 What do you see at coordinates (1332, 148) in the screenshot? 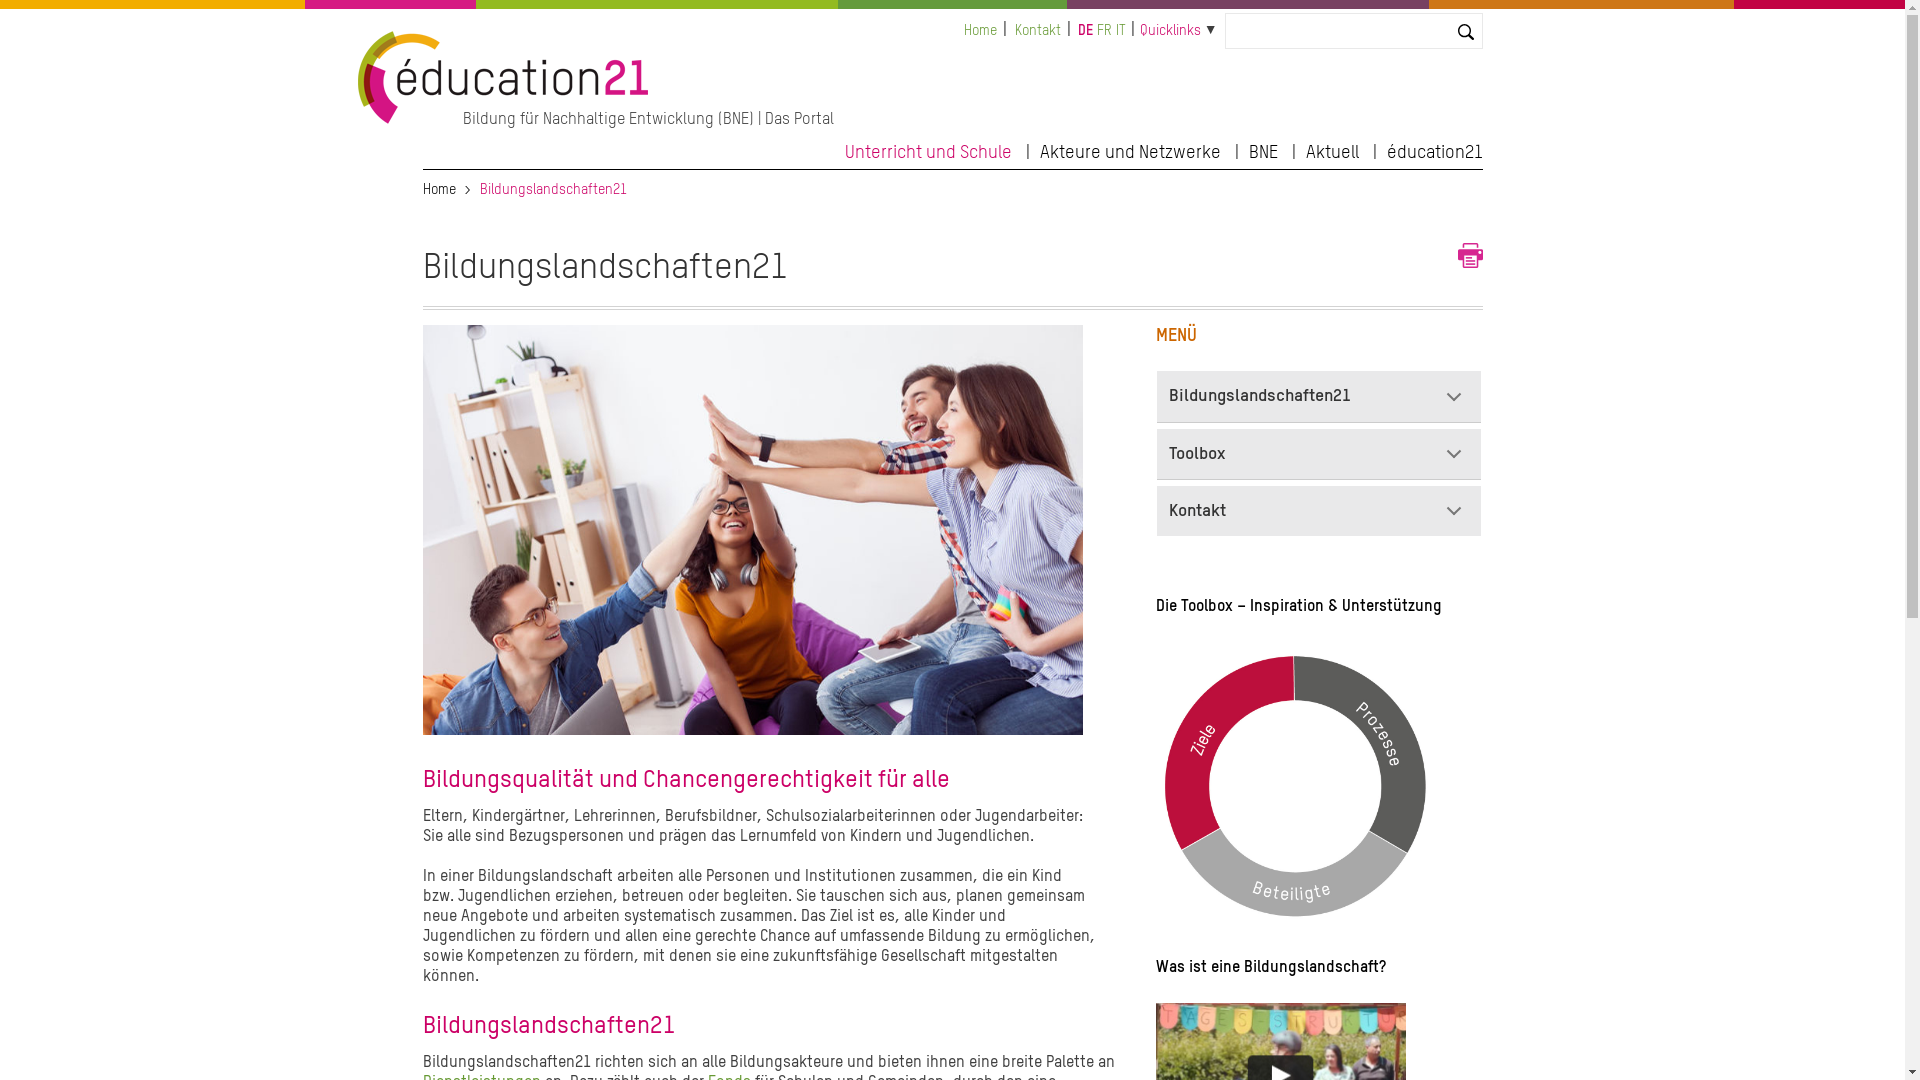
I see `'Aktuell'` at bounding box center [1332, 148].